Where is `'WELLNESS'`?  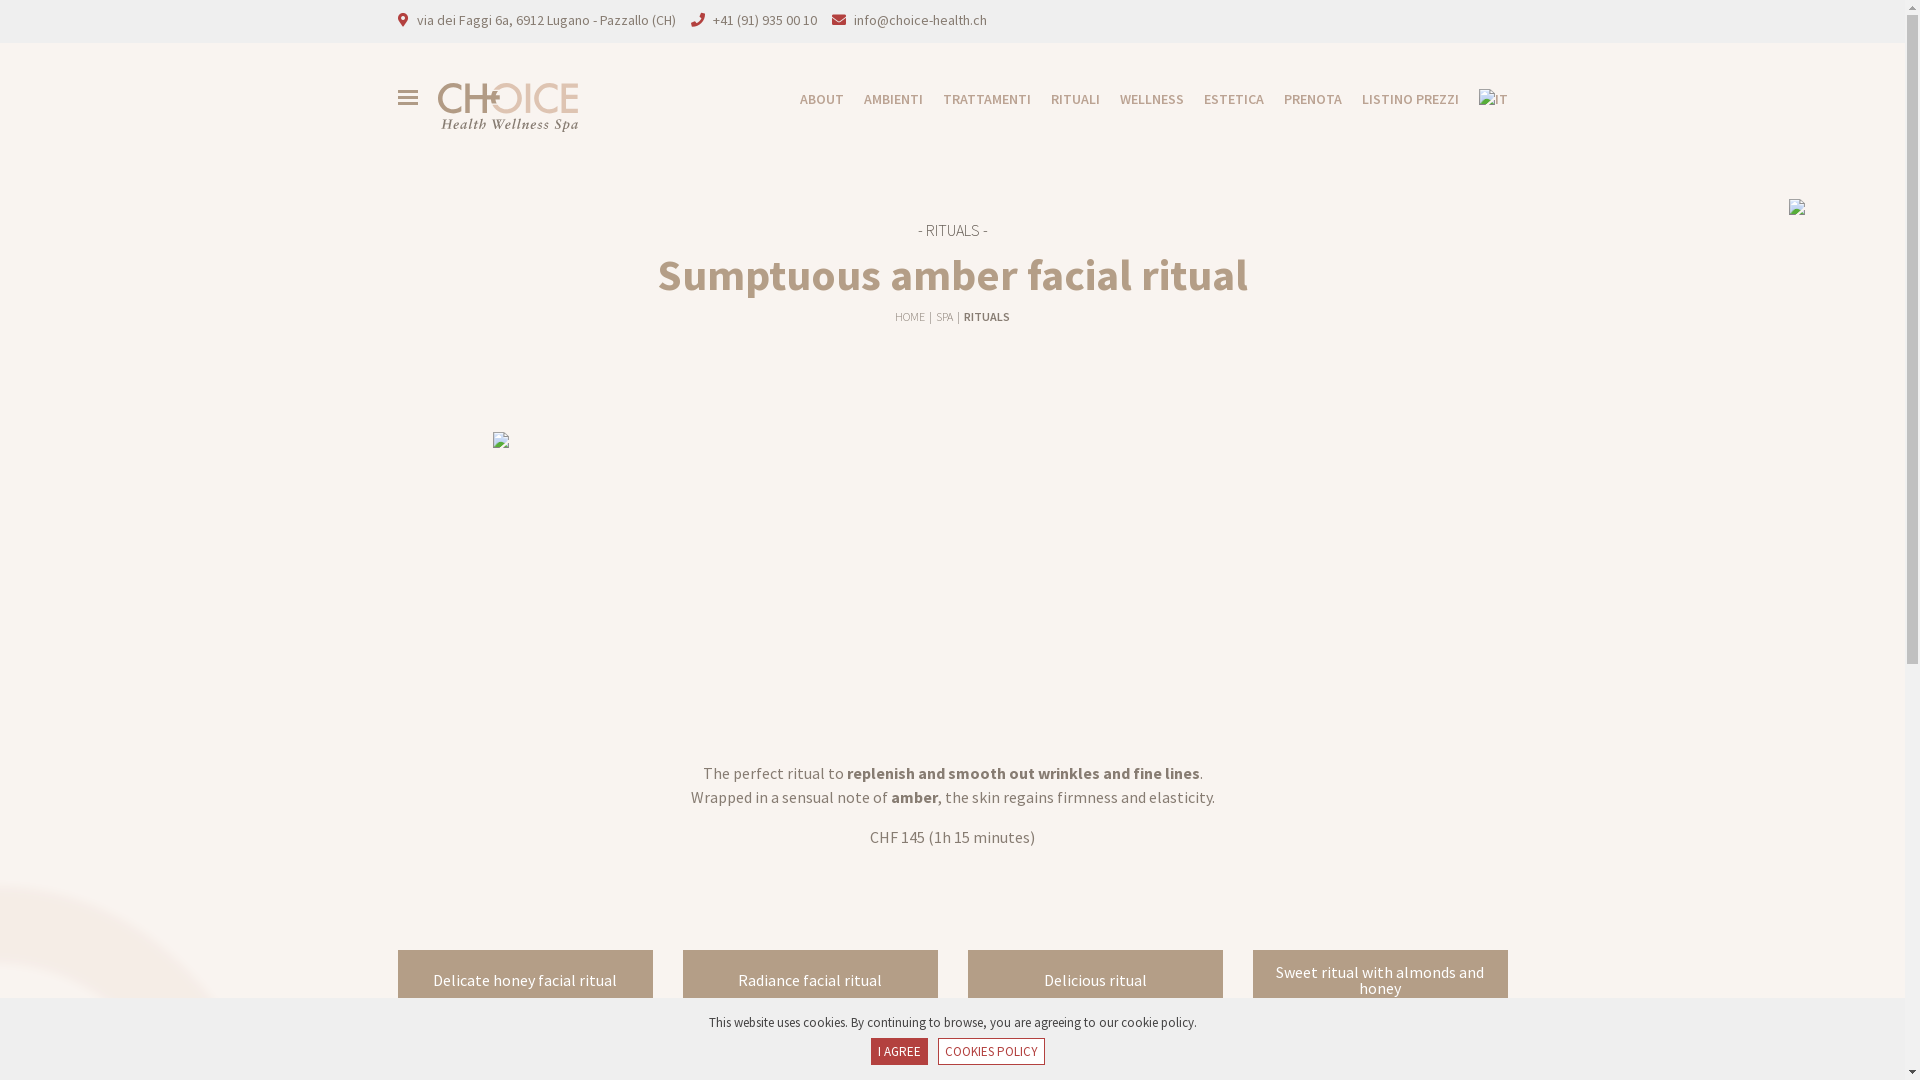
'WELLNESS' is located at coordinates (1142, 99).